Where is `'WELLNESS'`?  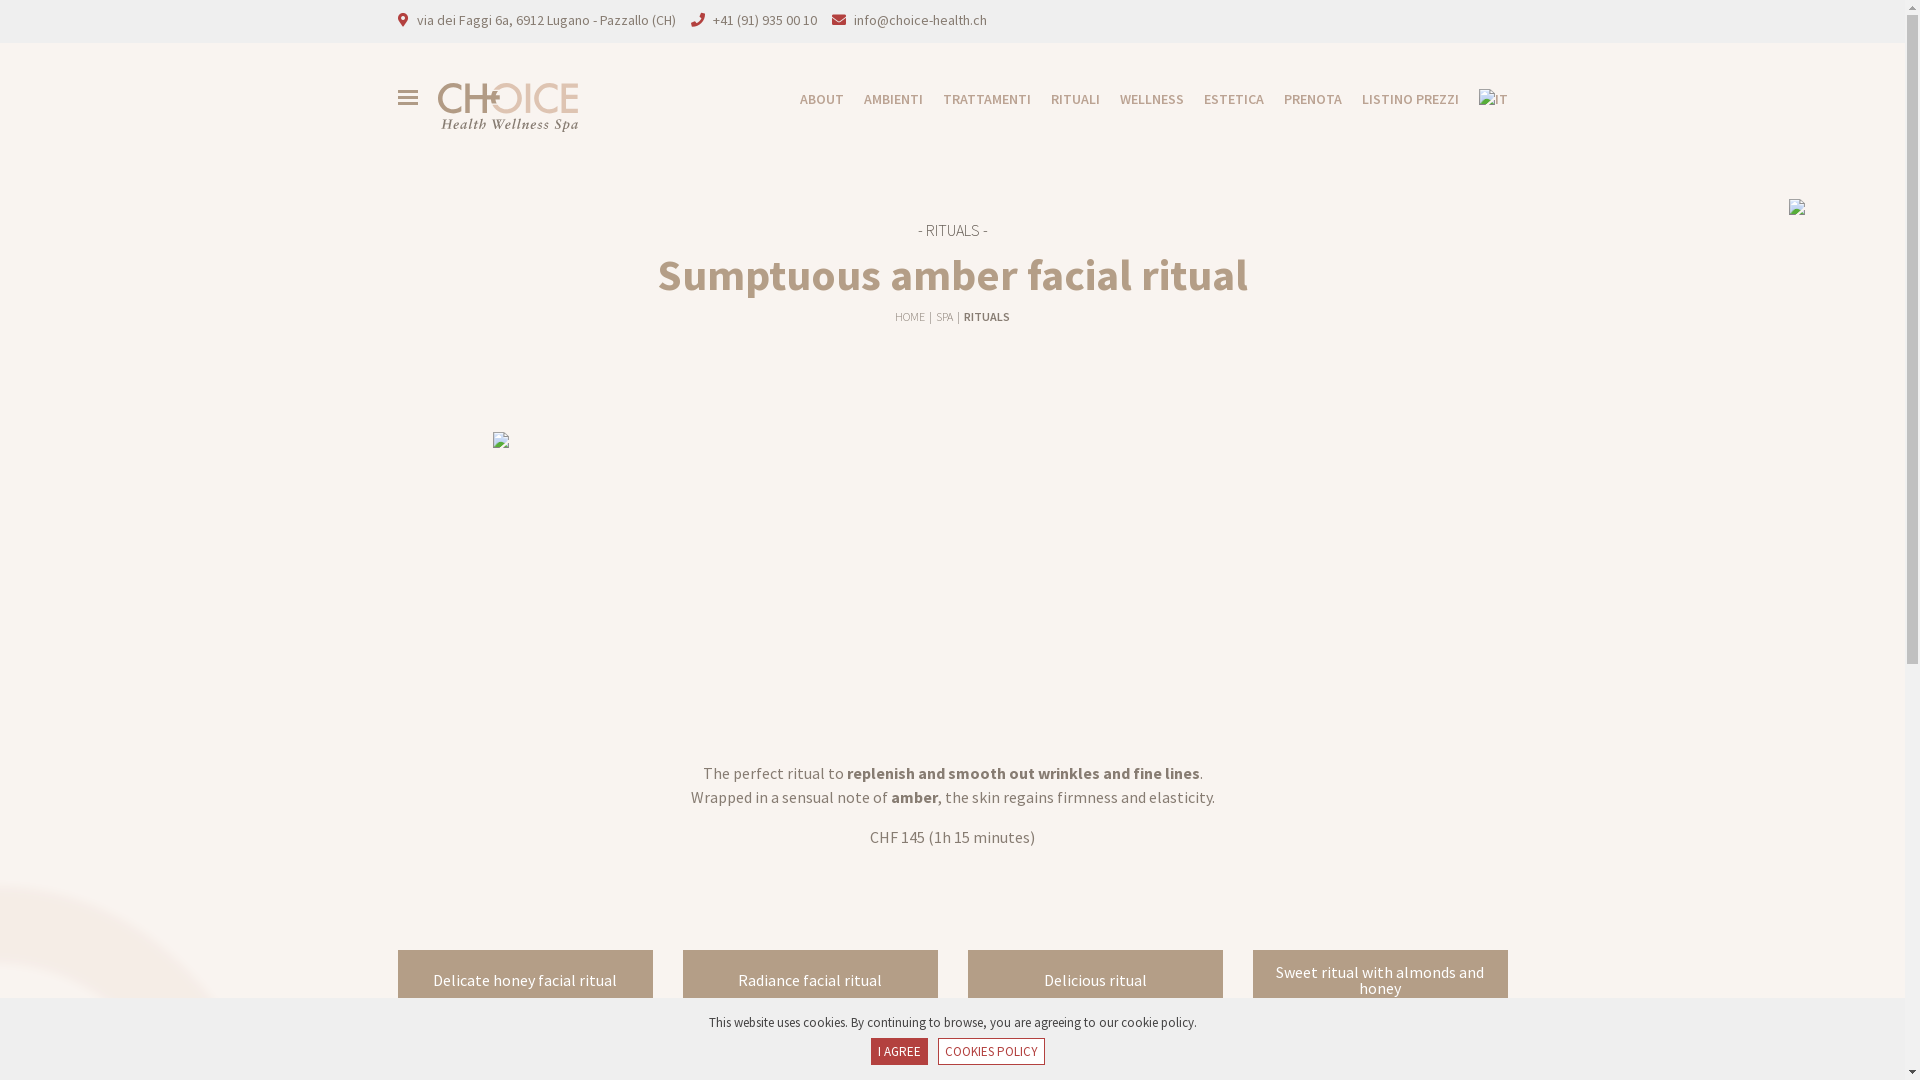
'WELLNESS' is located at coordinates (1142, 99).